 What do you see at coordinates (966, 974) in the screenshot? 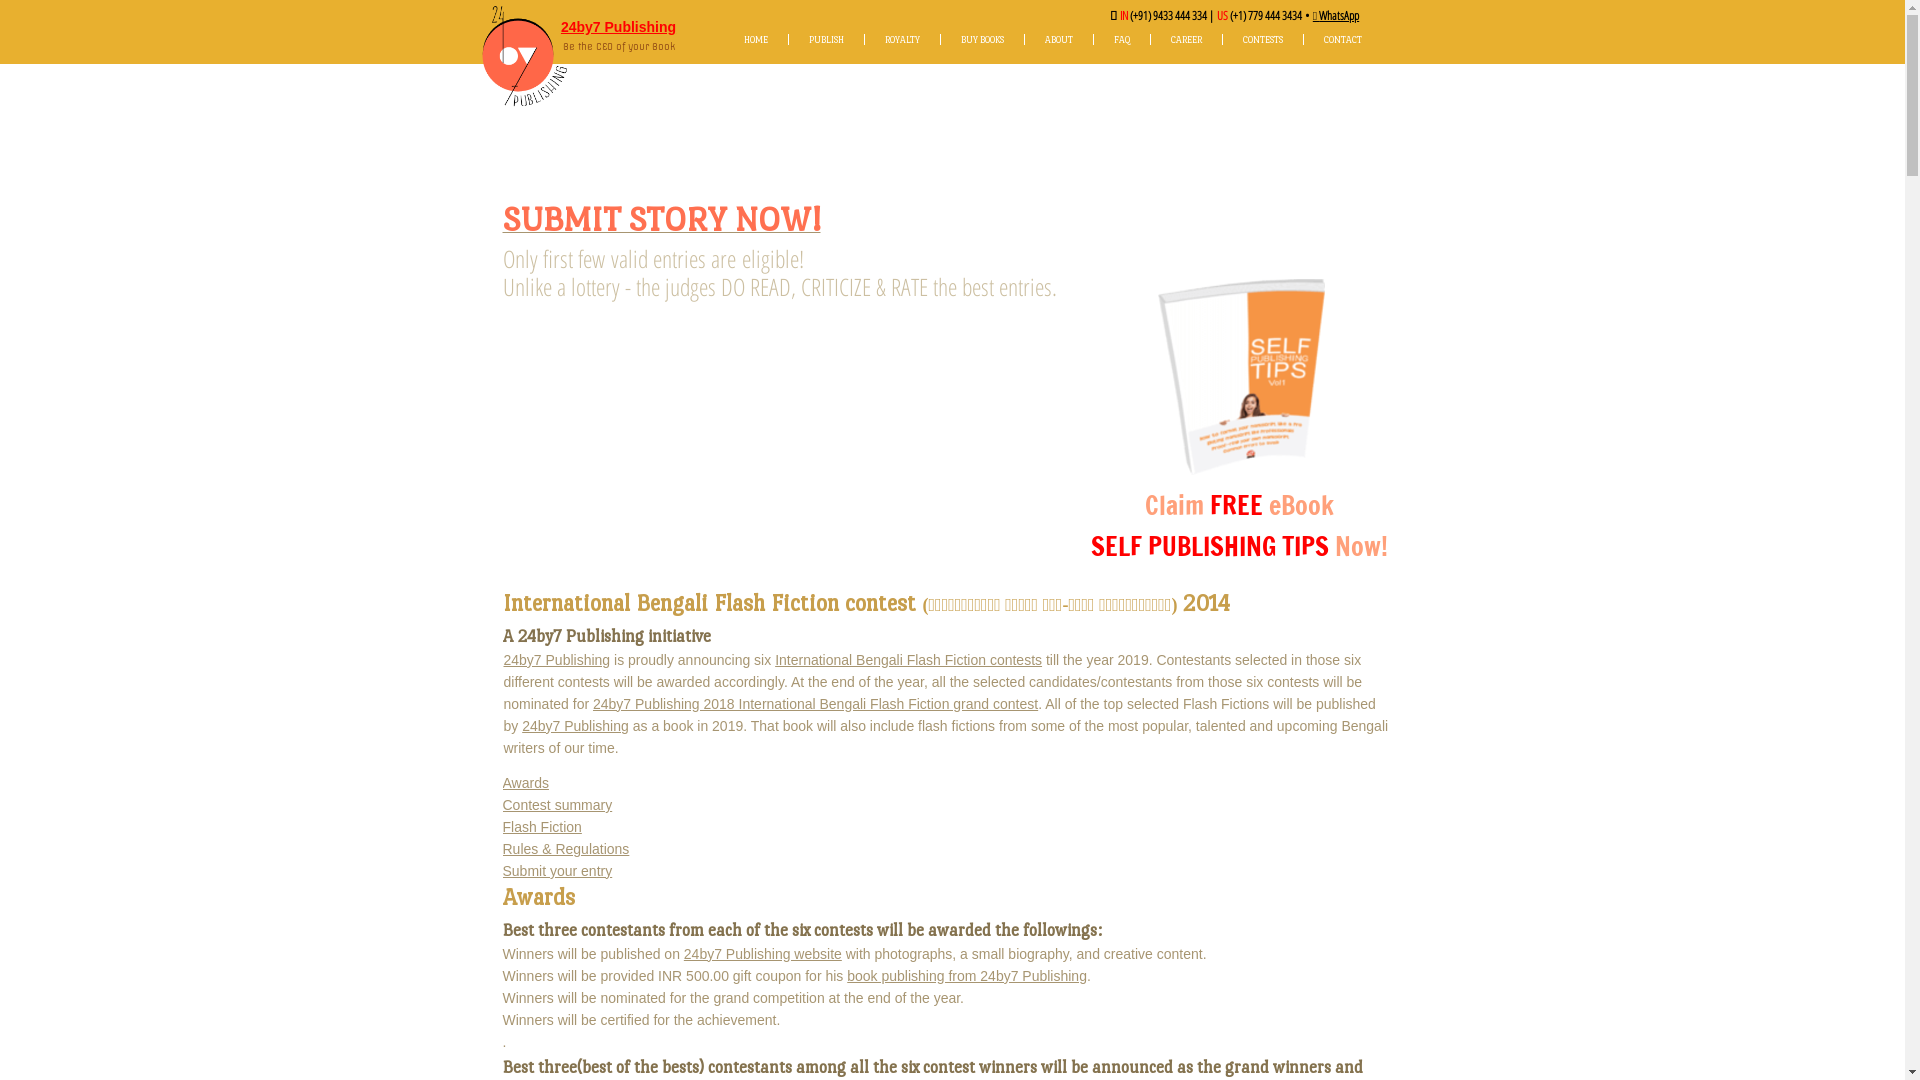
I see `'book publishing from 24by7 Publishing'` at bounding box center [966, 974].